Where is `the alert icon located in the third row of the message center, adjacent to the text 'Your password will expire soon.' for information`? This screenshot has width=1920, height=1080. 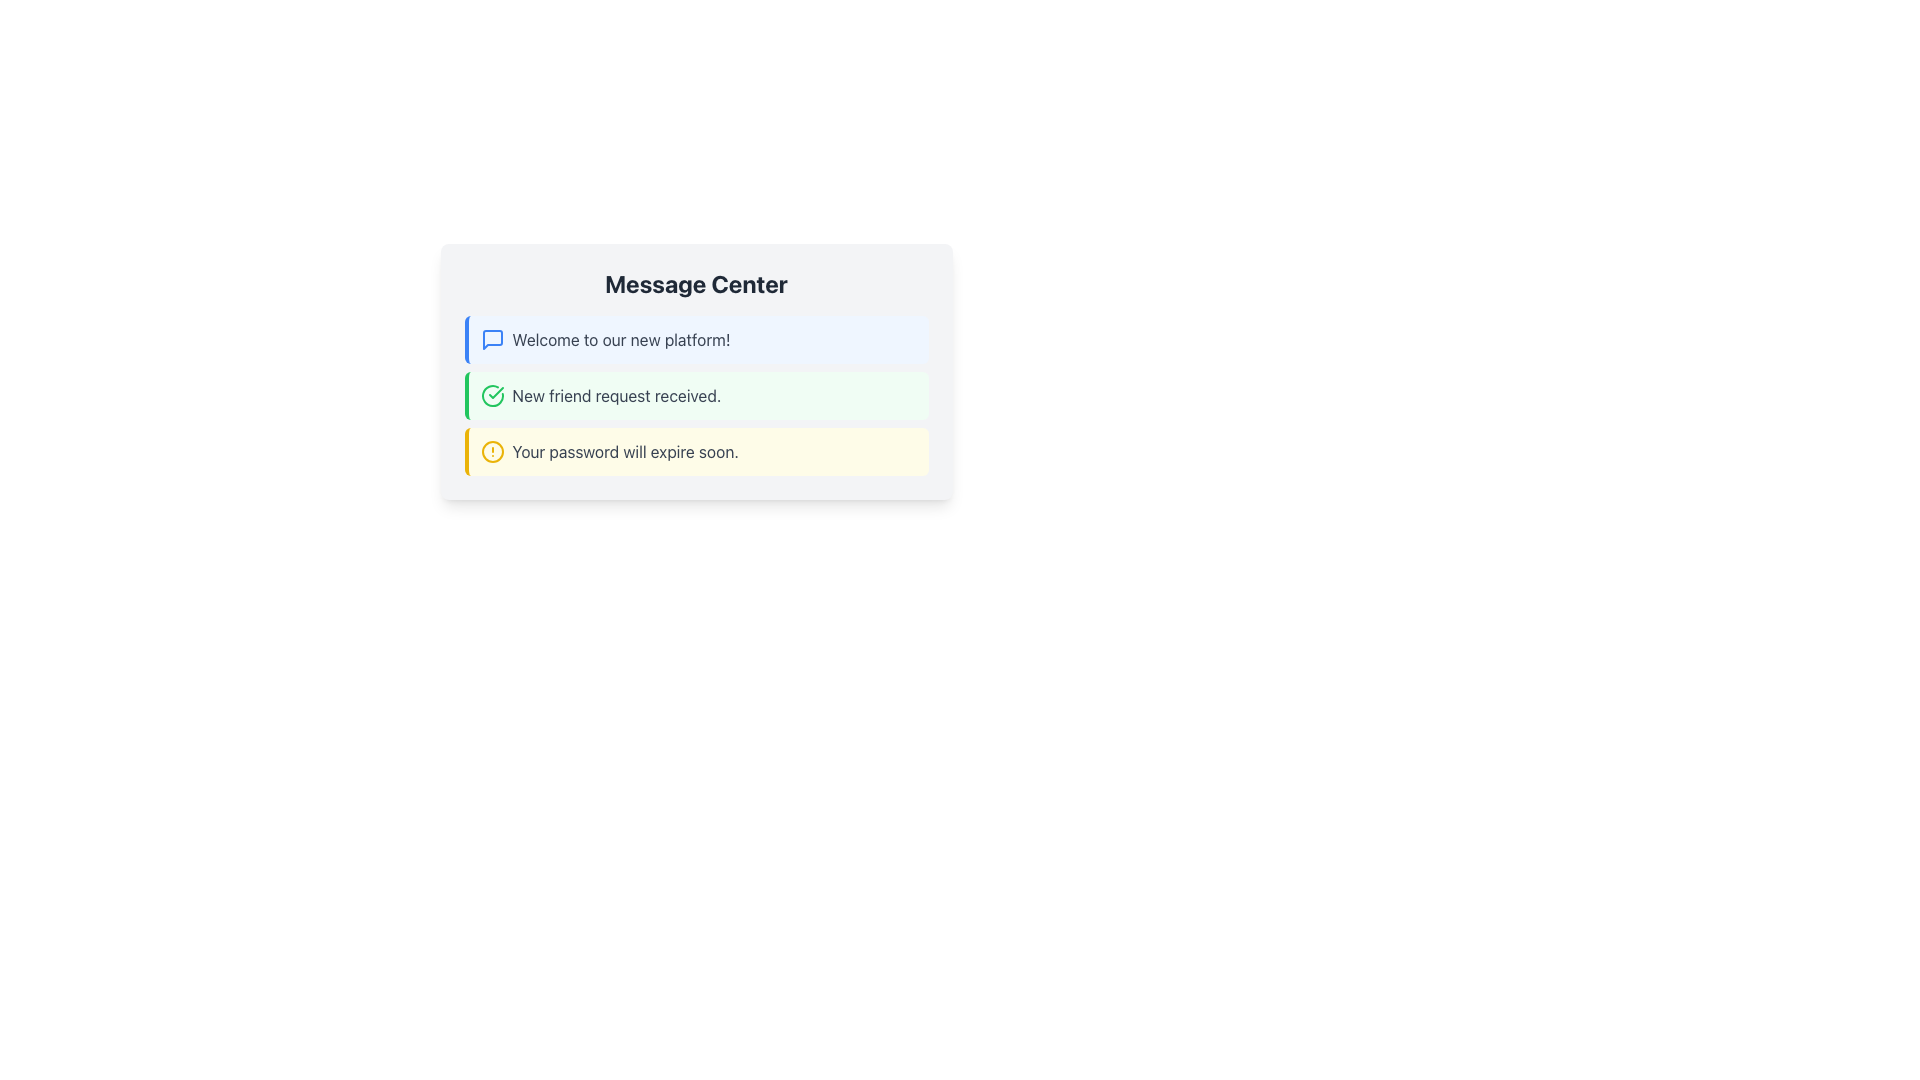 the alert icon located in the third row of the message center, adjacent to the text 'Your password will expire soon.' for information is located at coordinates (492, 451).